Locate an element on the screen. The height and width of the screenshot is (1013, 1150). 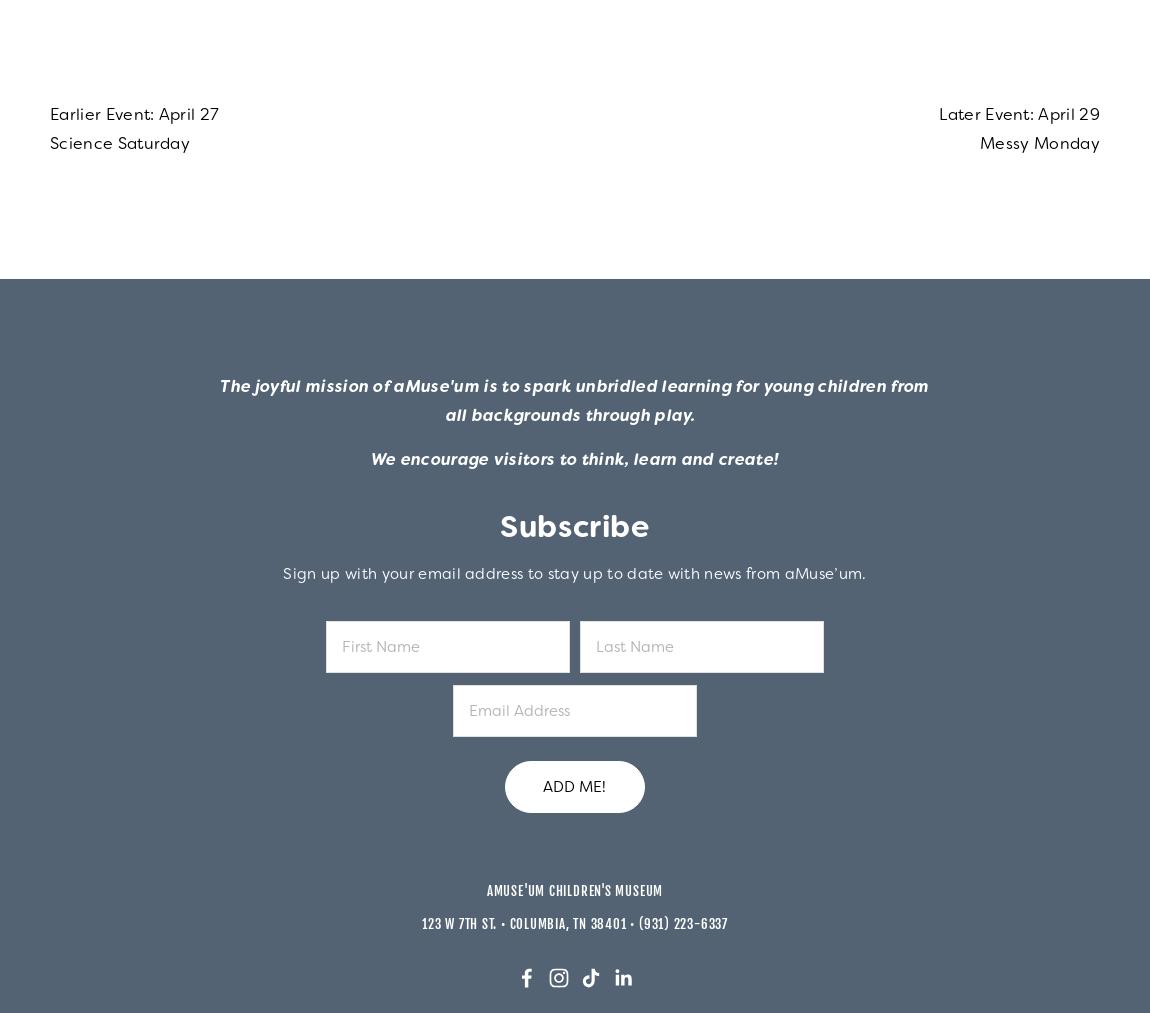
'aMuse'um Children's Museum' is located at coordinates (485, 890).